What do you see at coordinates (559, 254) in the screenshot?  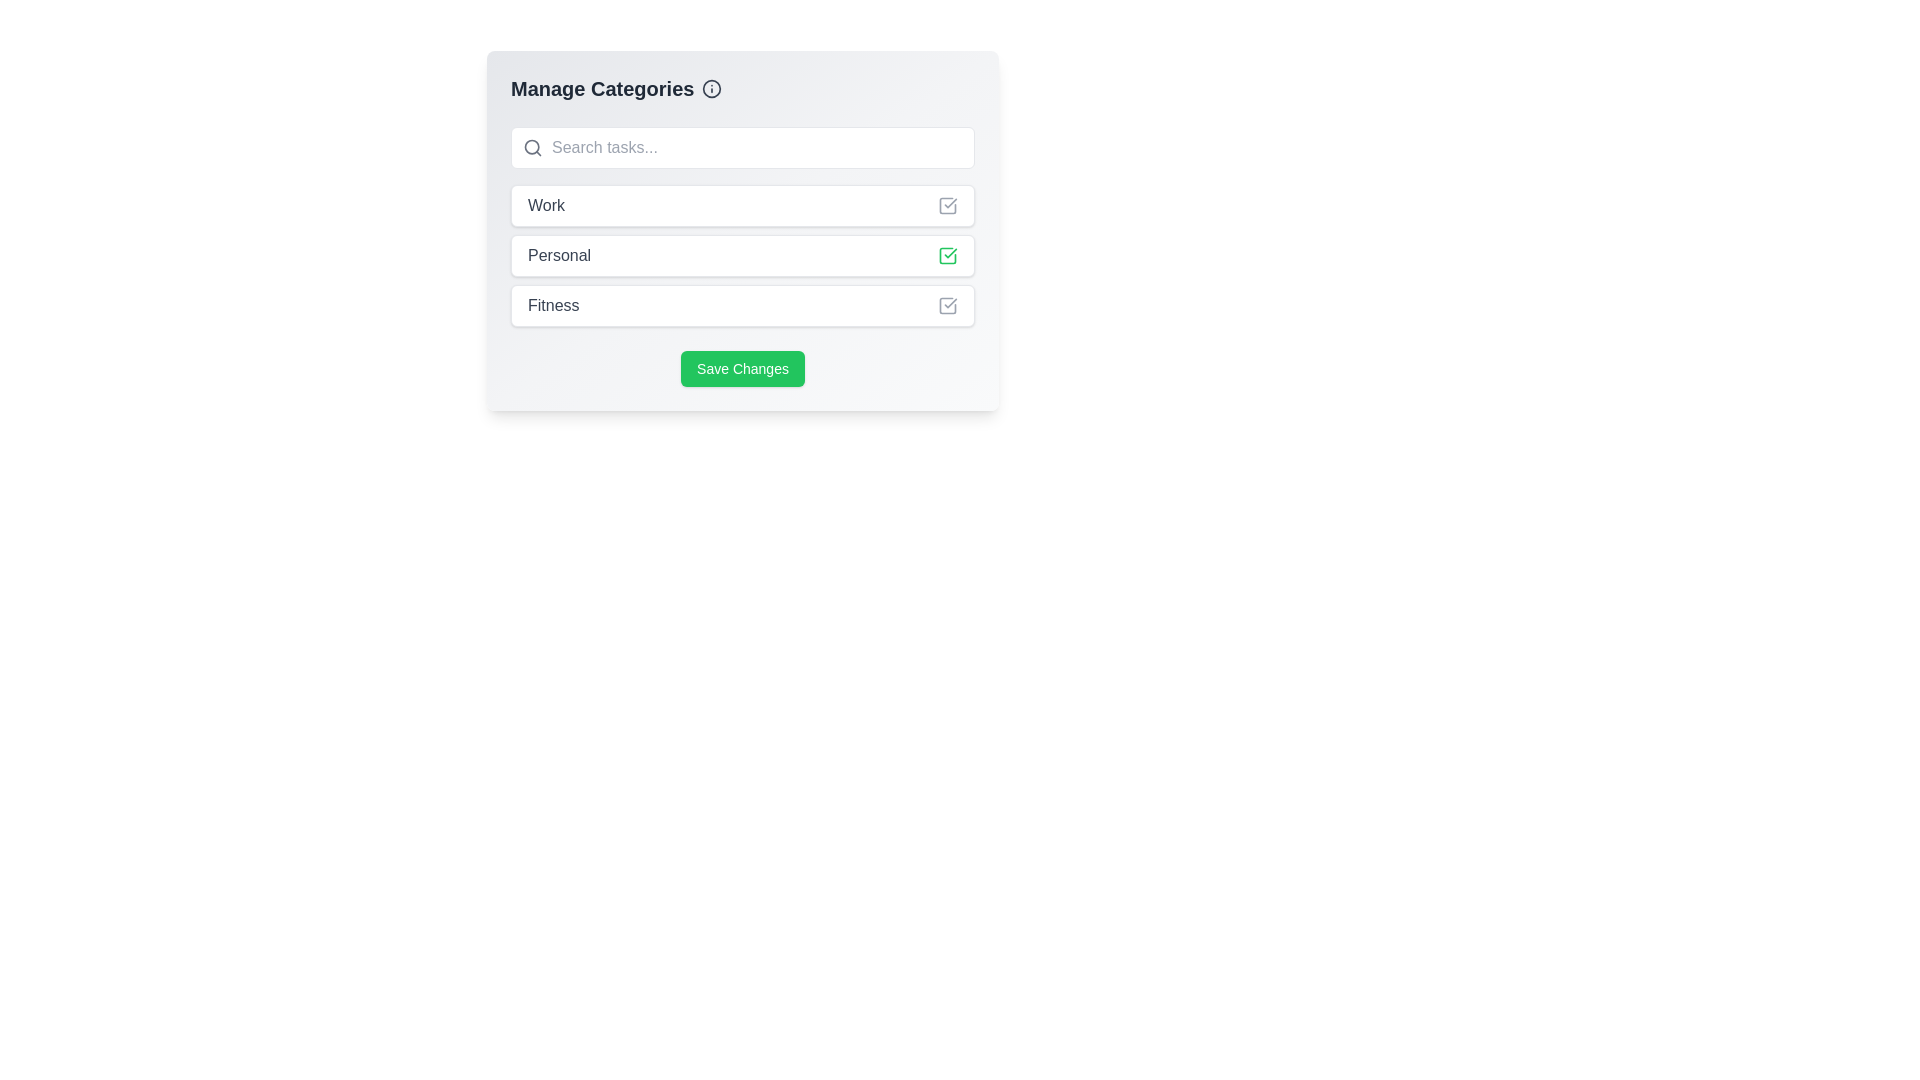 I see `the static text label that indicates the 'Personal' category, which is positioned below 'Work' and above 'Fitness' in a vertically stacked list of categories` at bounding box center [559, 254].